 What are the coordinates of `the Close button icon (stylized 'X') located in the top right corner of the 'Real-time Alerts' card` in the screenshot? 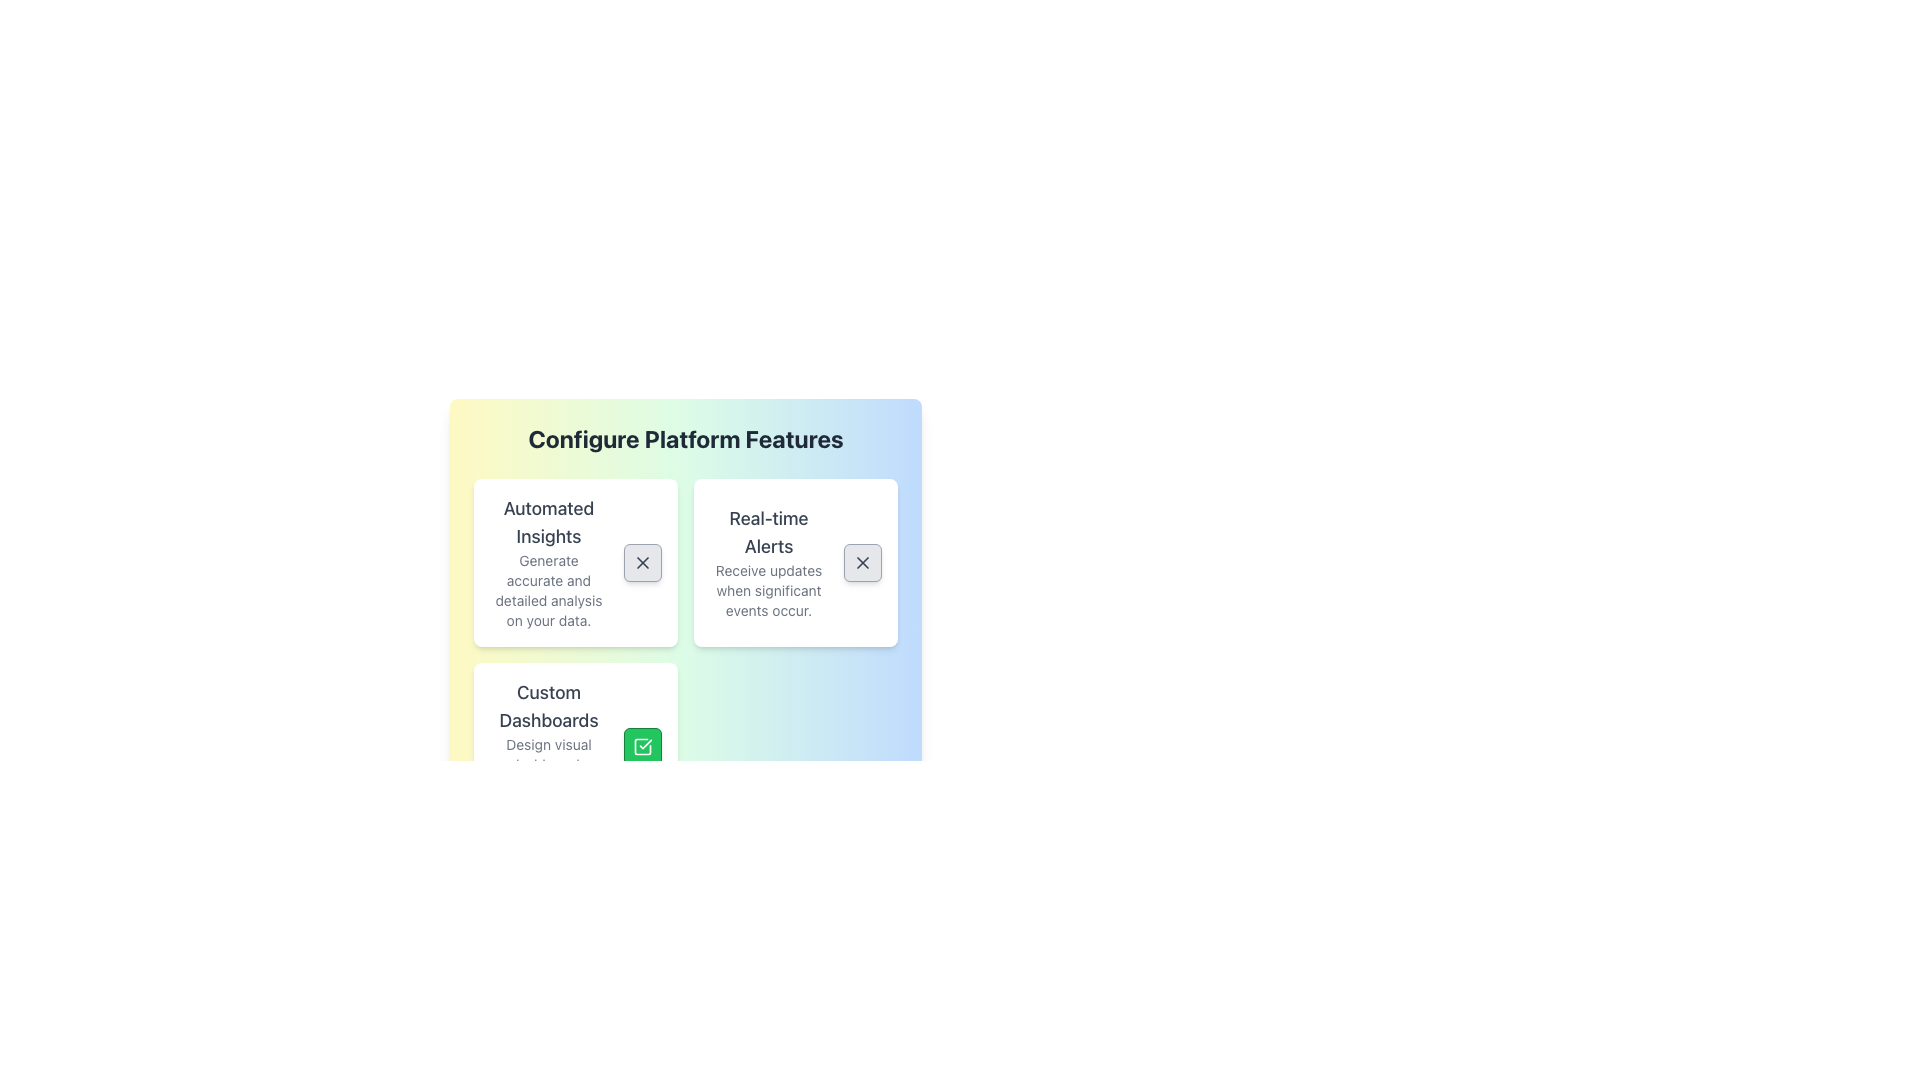 It's located at (863, 563).